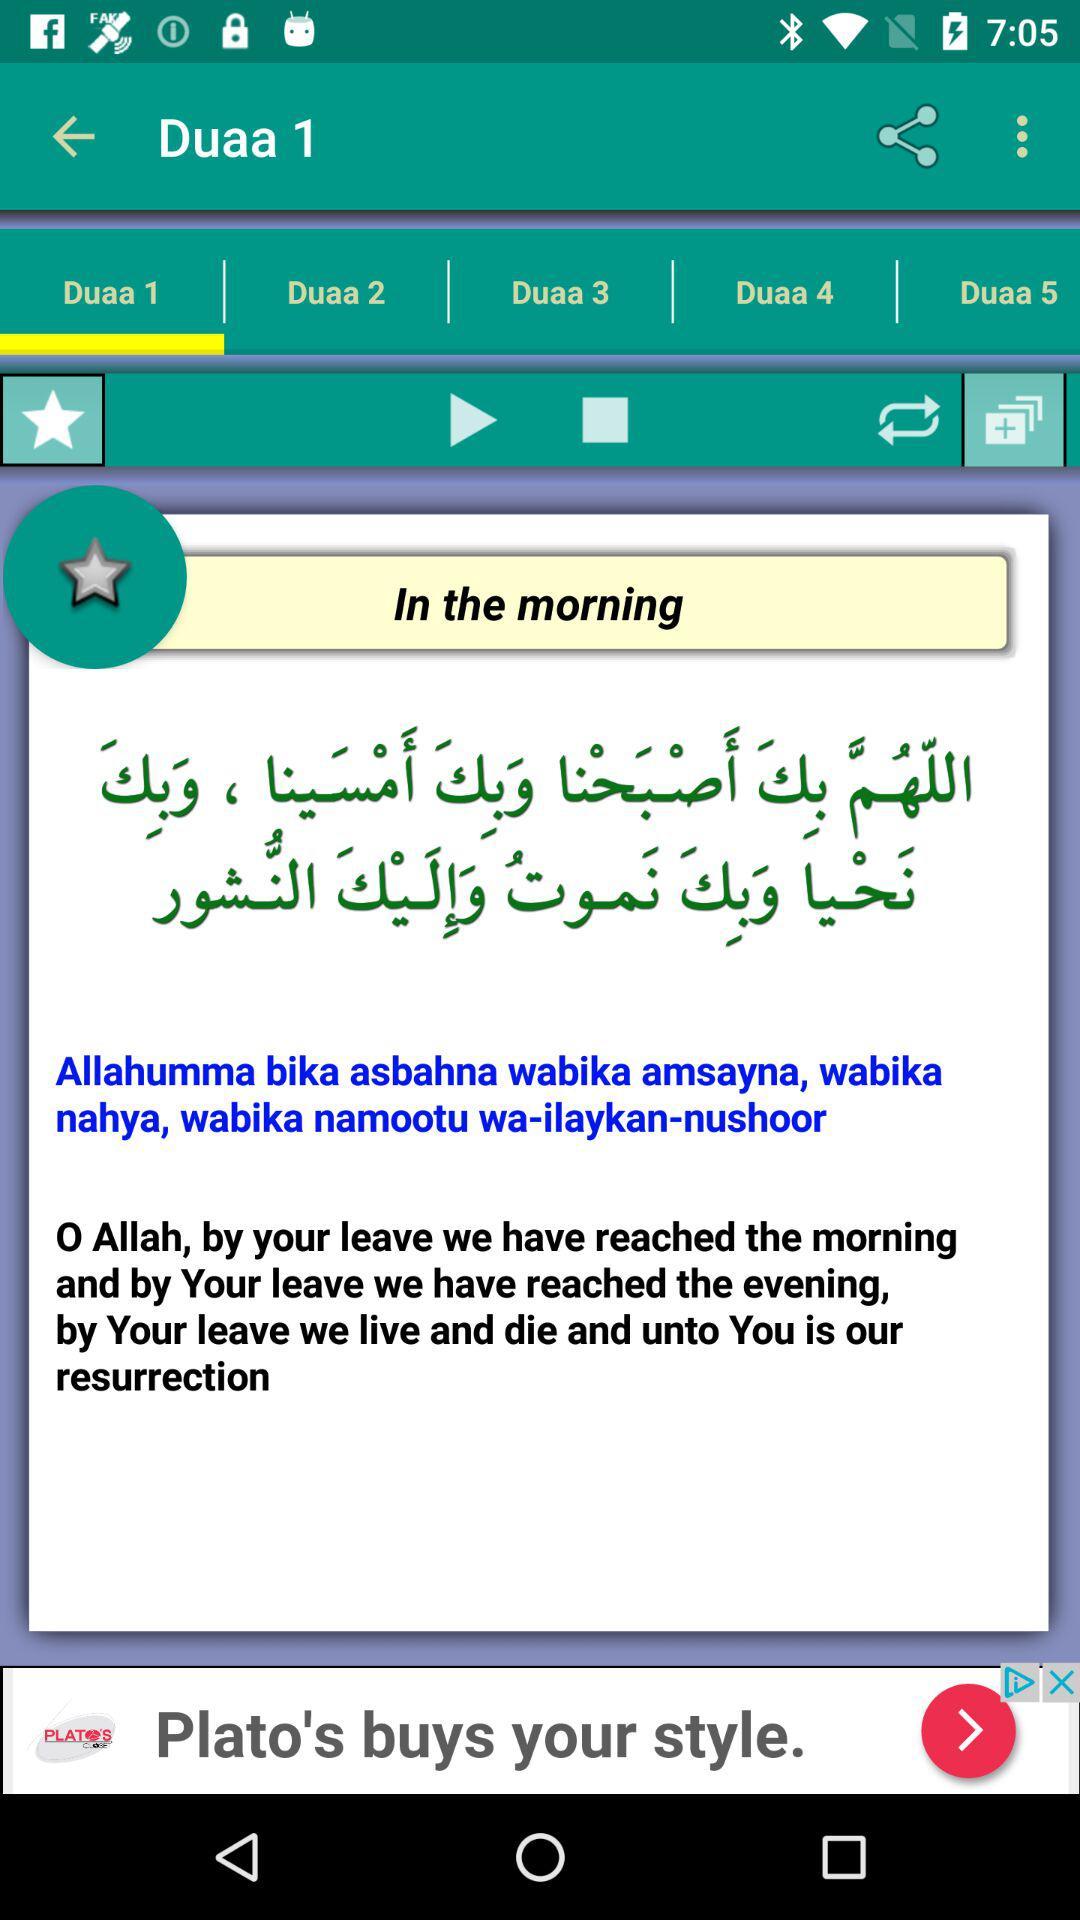 The height and width of the screenshot is (1920, 1080). I want to click on the star icon, so click(51, 419).